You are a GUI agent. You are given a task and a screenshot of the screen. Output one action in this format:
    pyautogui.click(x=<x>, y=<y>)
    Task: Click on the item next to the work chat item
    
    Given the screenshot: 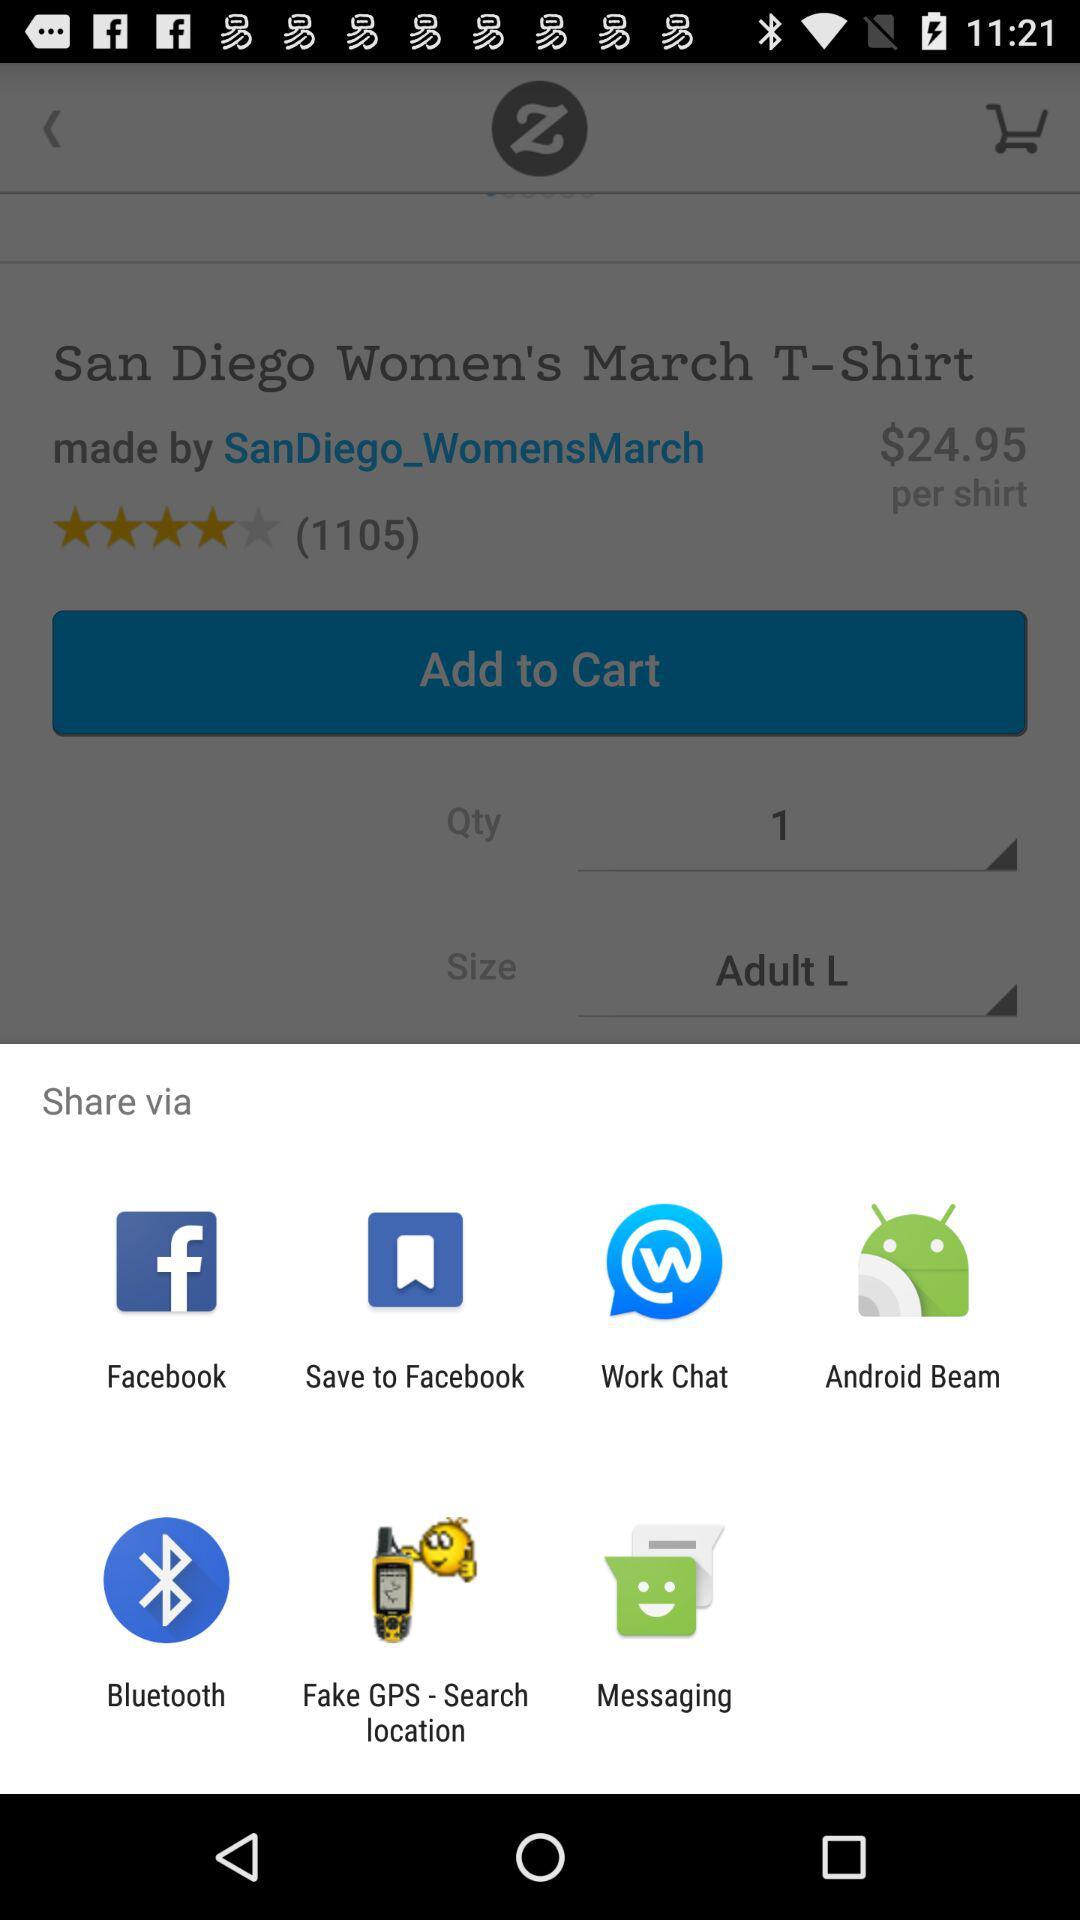 What is the action you would take?
    pyautogui.click(x=913, y=1392)
    